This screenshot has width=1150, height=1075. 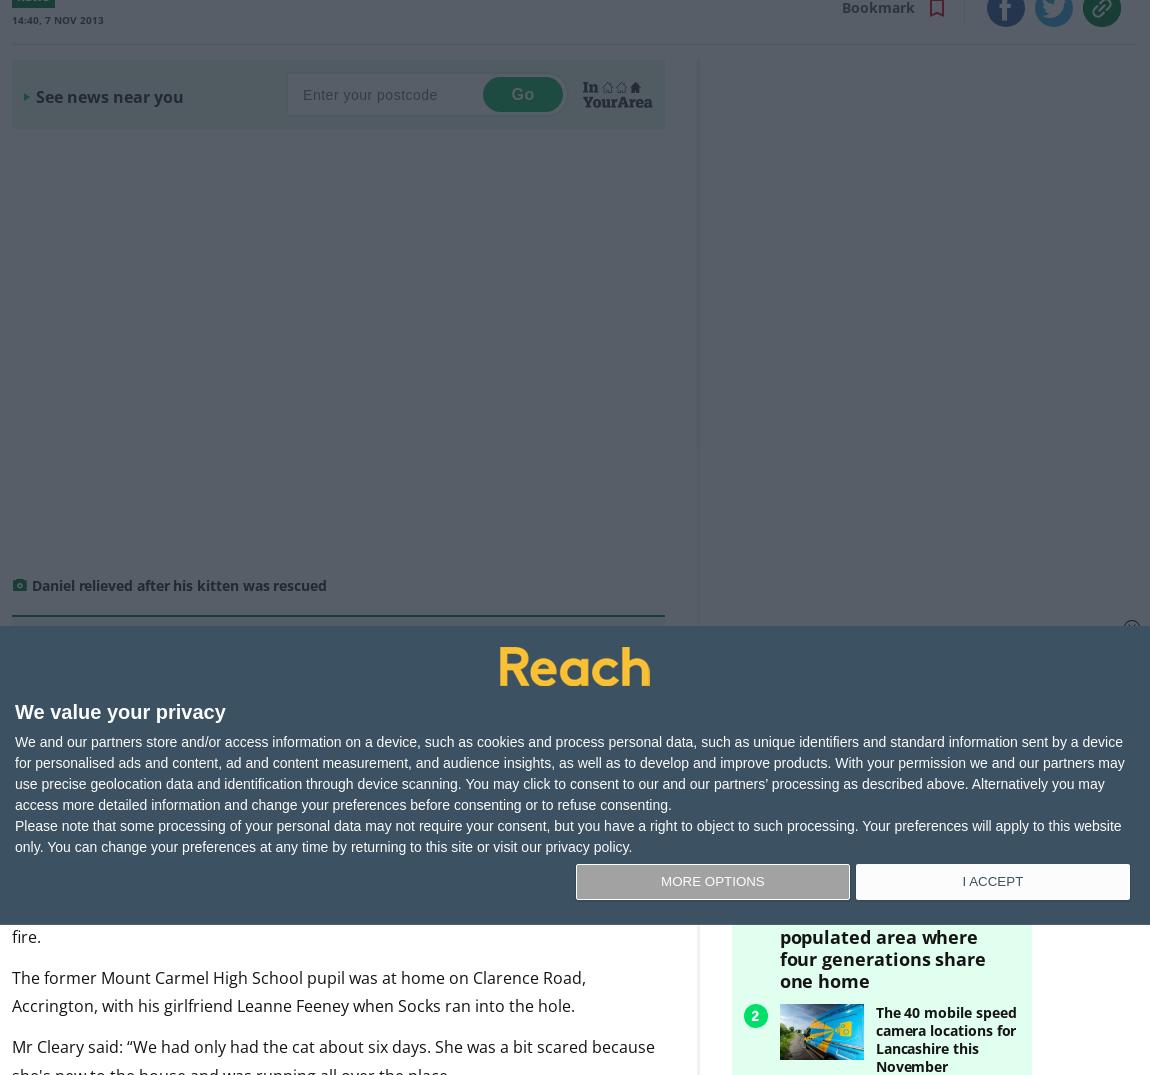 What do you see at coordinates (891, 912) in the screenshot?
I see `'Life in Lancashire's most populated area where four generations share one home'` at bounding box center [891, 912].